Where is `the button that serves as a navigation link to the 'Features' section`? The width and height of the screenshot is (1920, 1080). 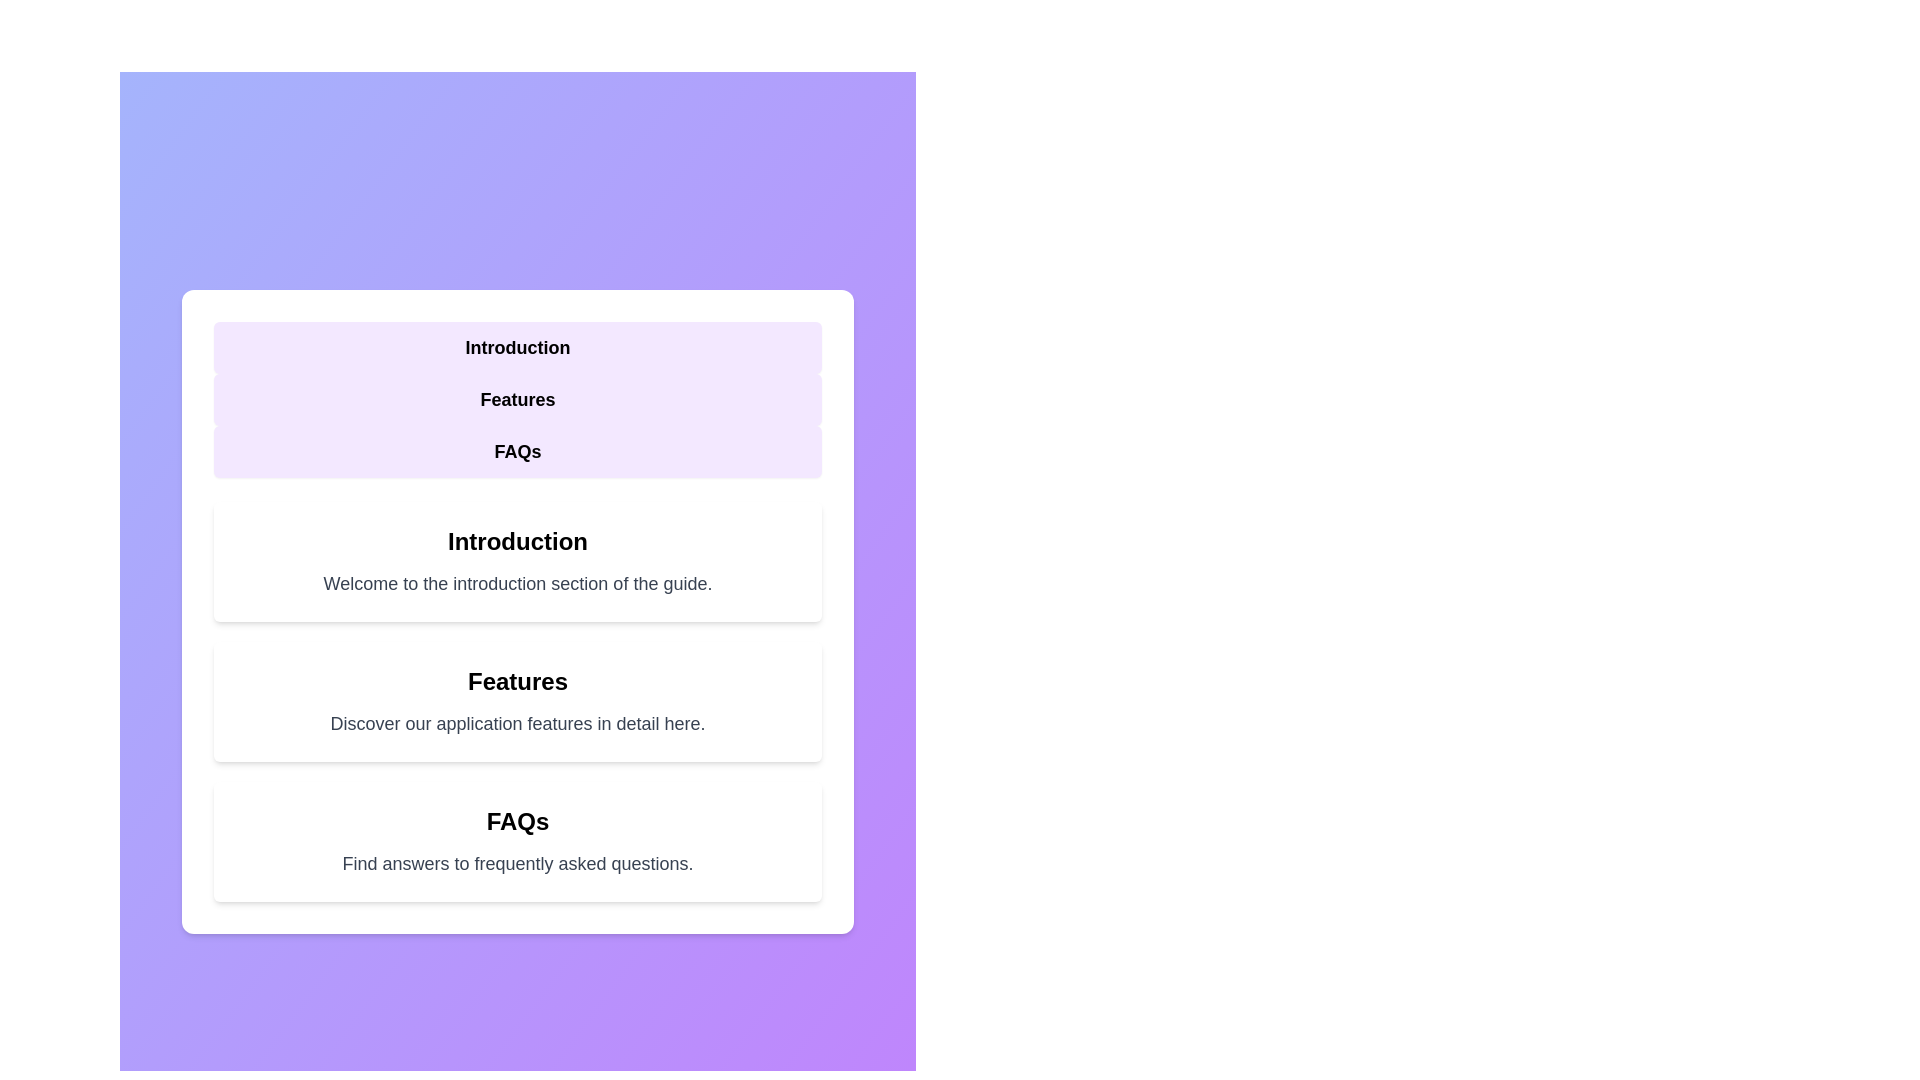
the button that serves as a navigation link to the 'Features' section is located at coordinates (518, 400).